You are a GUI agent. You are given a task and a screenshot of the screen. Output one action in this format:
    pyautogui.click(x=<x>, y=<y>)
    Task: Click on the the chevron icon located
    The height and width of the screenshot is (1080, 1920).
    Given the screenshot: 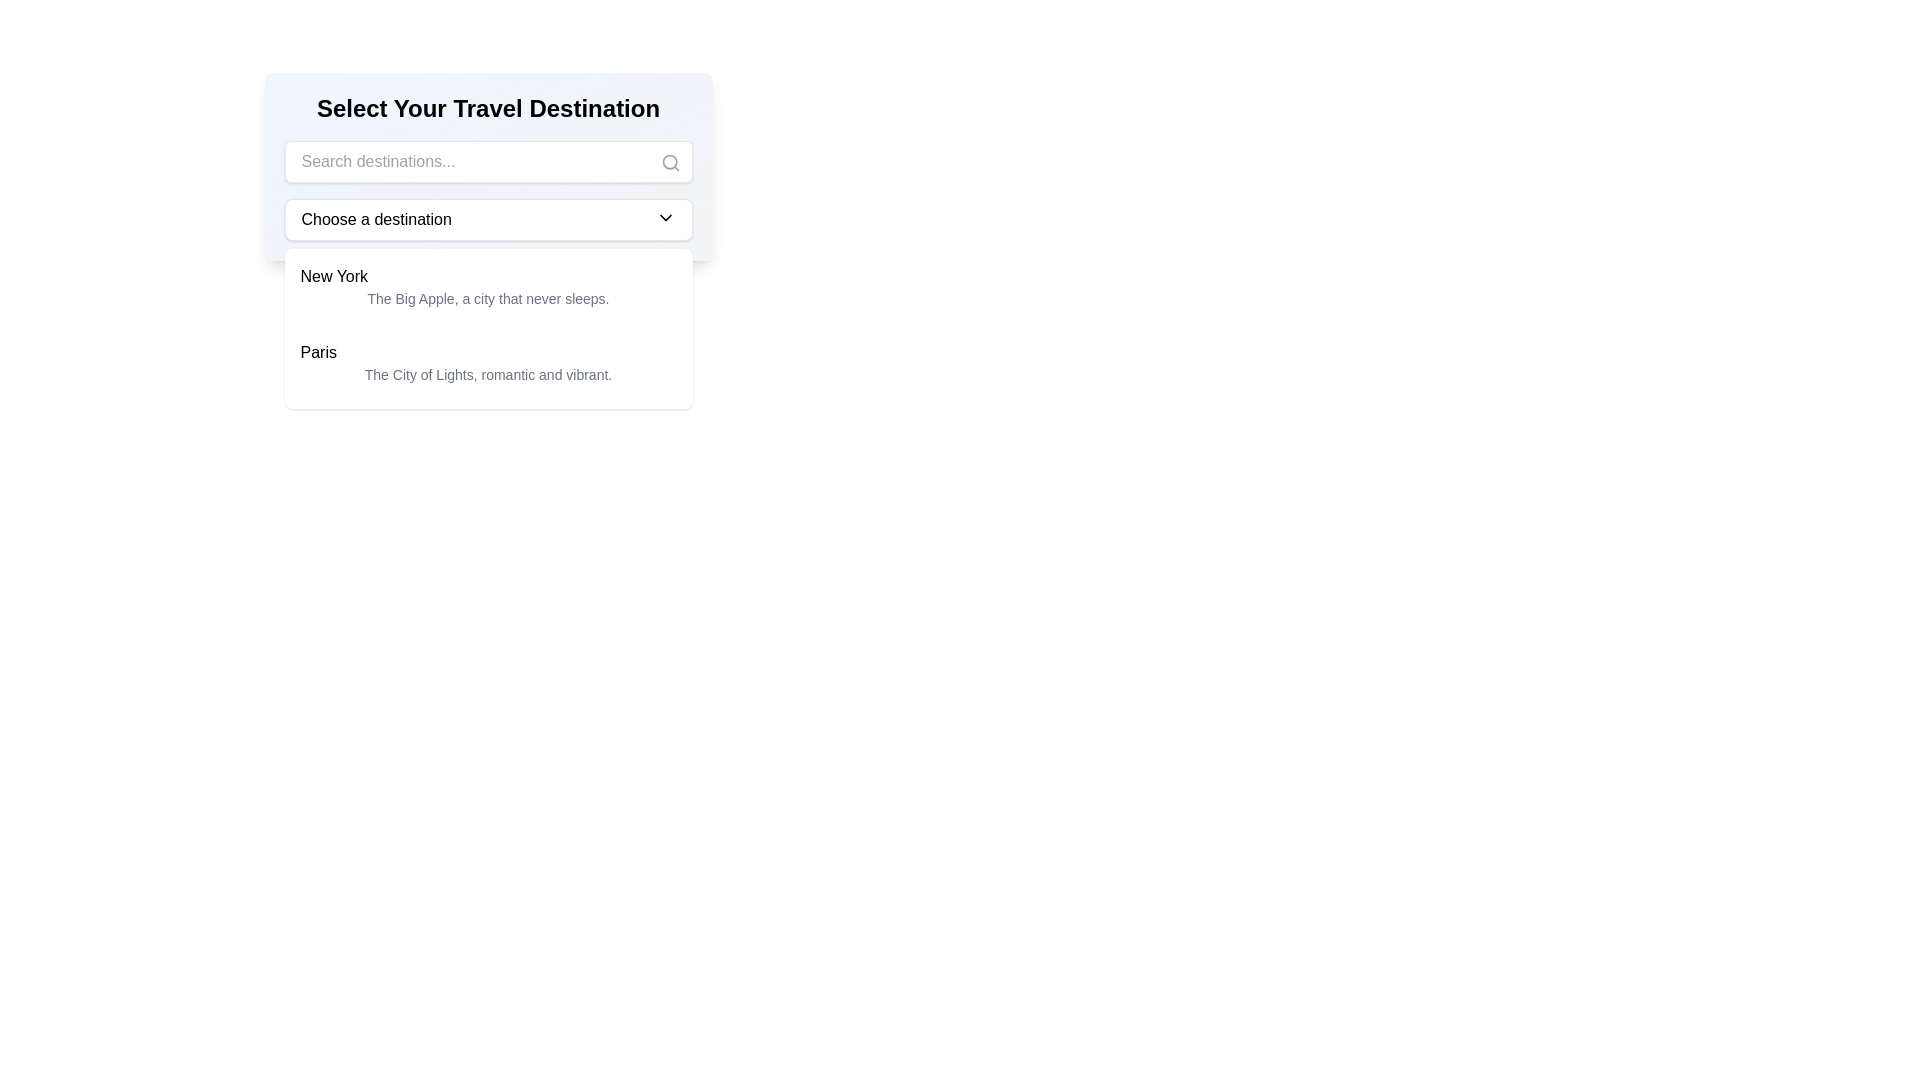 What is the action you would take?
    pyautogui.click(x=665, y=218)
    